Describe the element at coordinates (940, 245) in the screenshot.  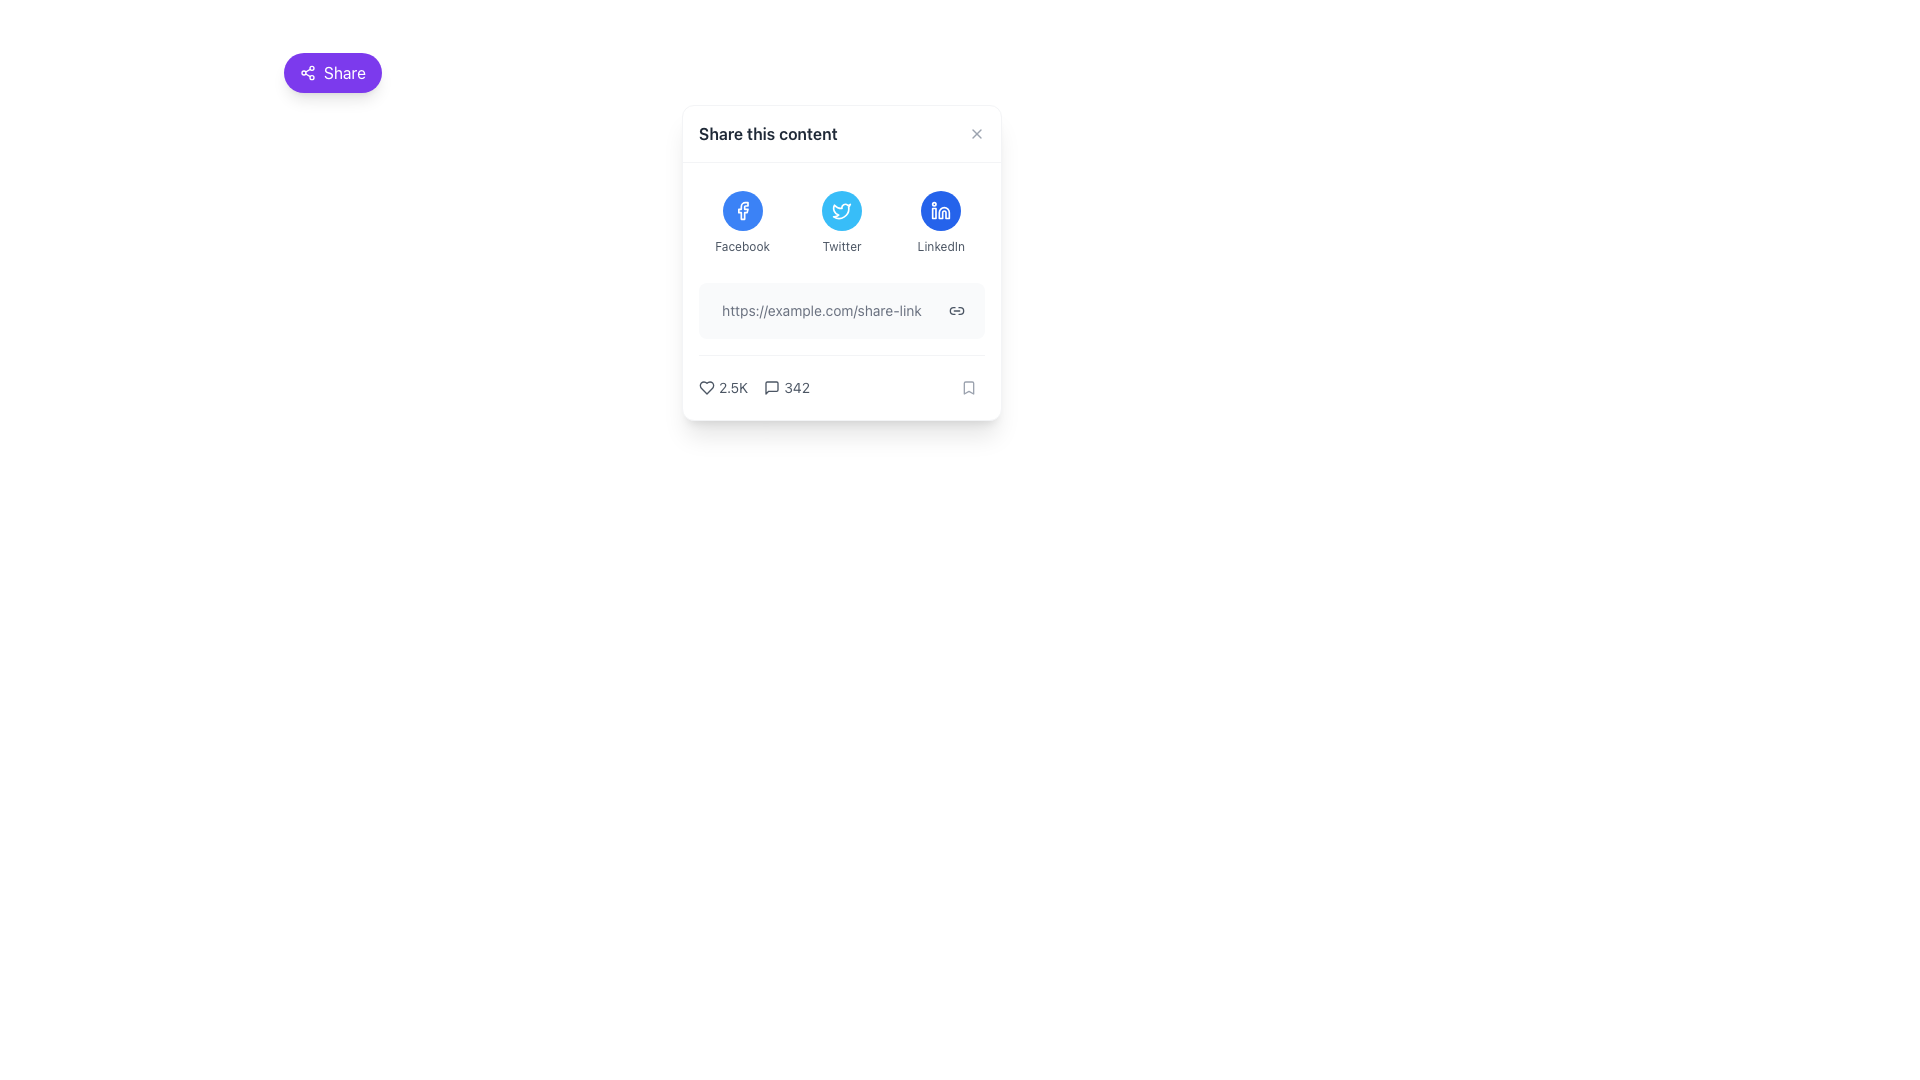
I see `the 'LinkedIn' text label, which signifies the name of the LinkedIn sharing option, located centrally under its corresponding icon` at that location.